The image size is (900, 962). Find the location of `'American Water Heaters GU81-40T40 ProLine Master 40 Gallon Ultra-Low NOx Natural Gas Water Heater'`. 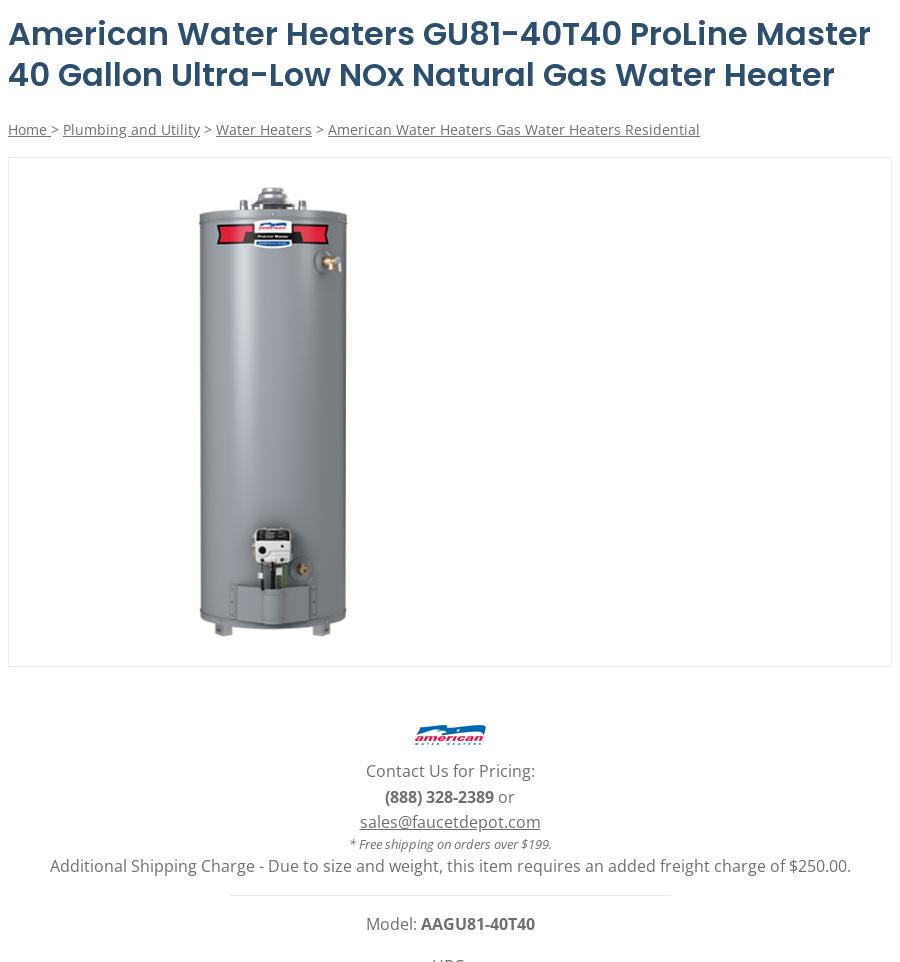

'American Water Heaters GU81-40T40 ProLine Master 40 Gallon Ultra-Low NOx Natural Gas Water Heater' is located at coordinates (439, 53).